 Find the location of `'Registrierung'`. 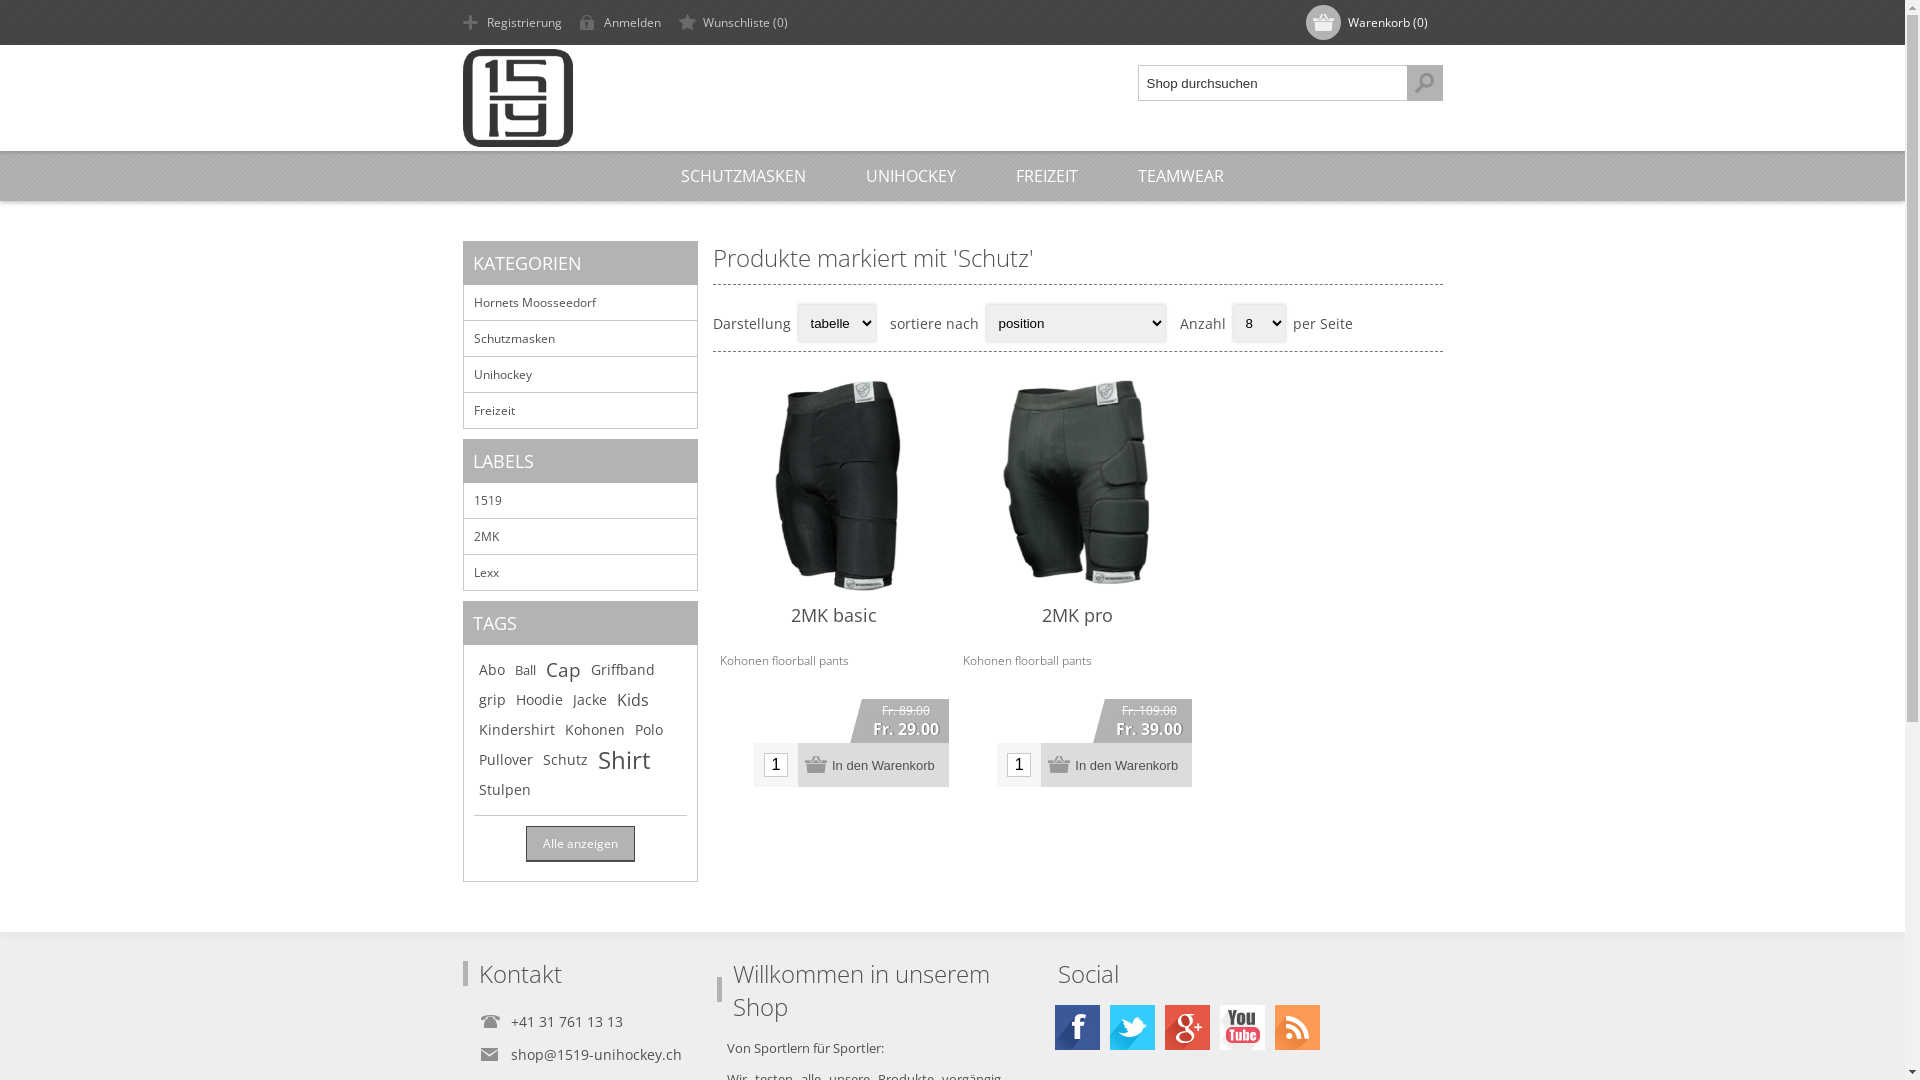

'Registrierung' is located at coordinates (514, 22).